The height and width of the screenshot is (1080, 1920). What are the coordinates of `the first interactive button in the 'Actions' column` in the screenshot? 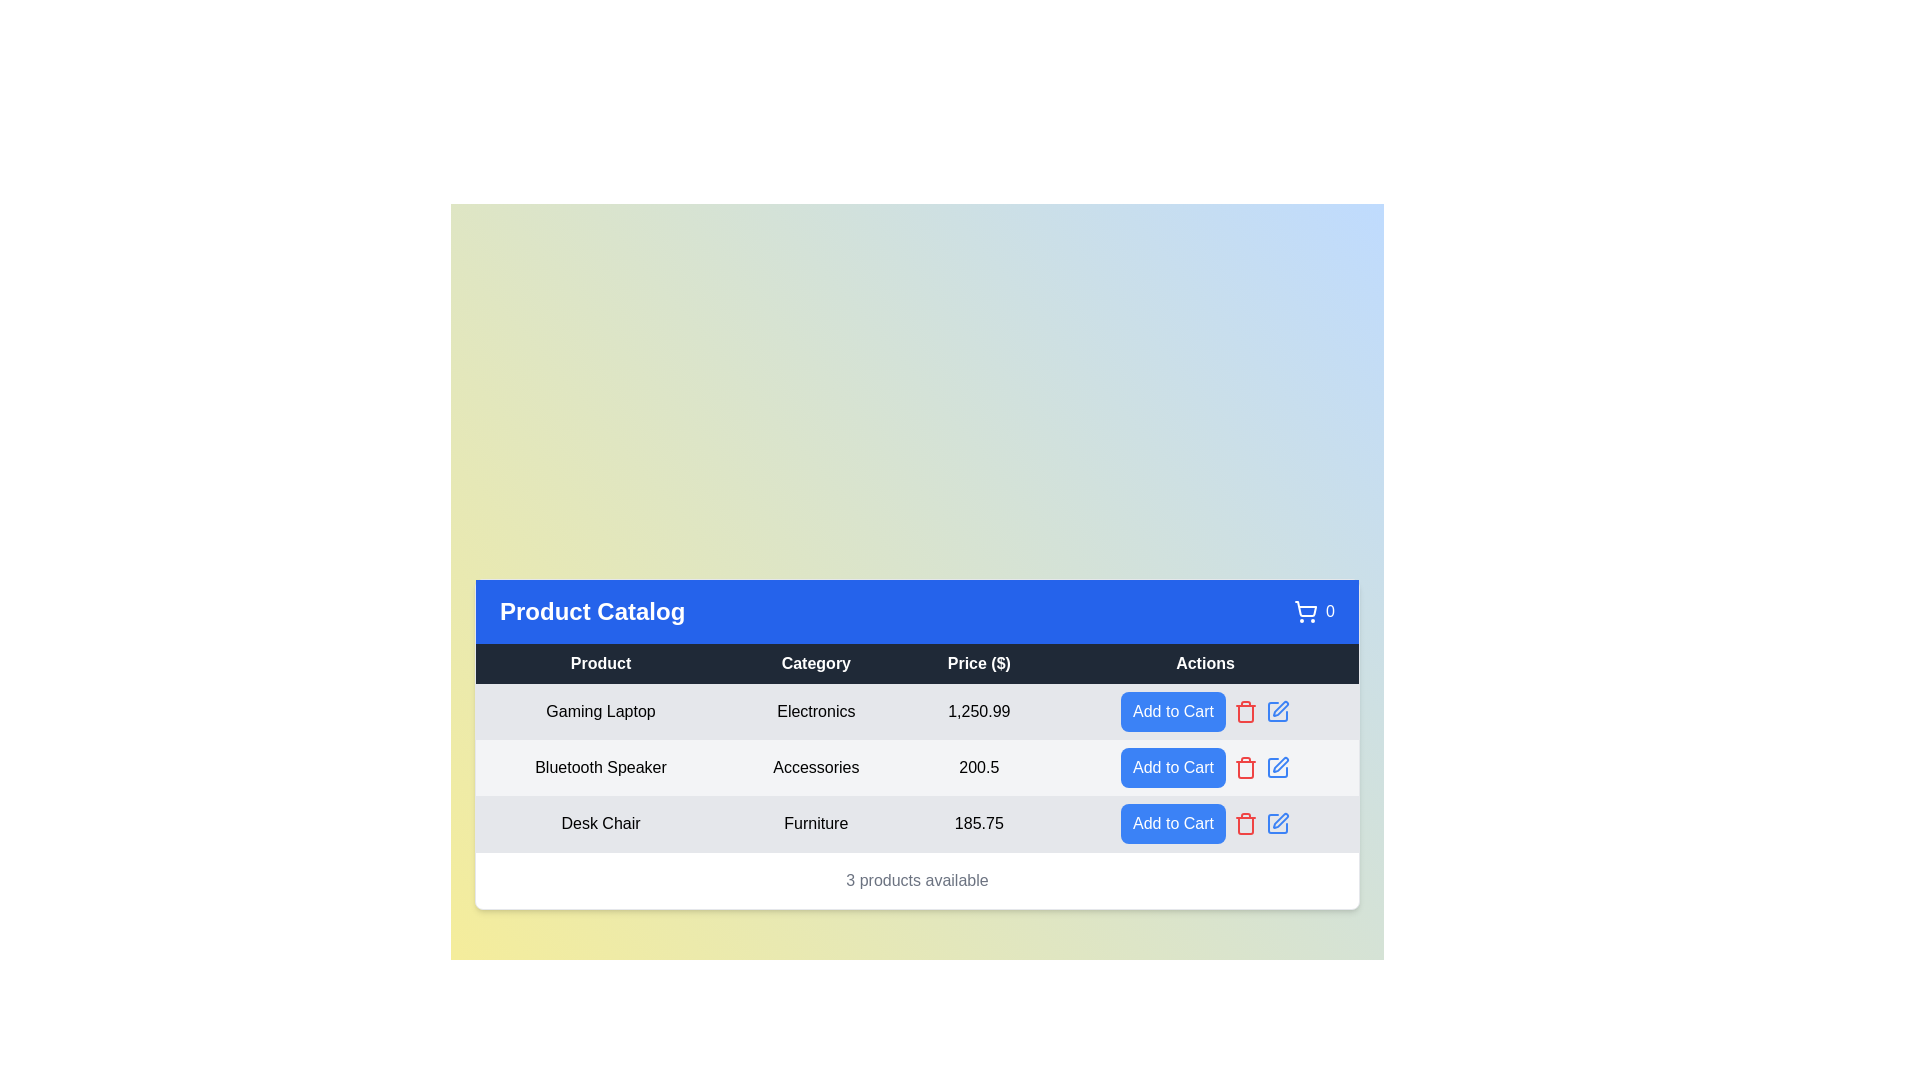 It's located at (1204, 710).